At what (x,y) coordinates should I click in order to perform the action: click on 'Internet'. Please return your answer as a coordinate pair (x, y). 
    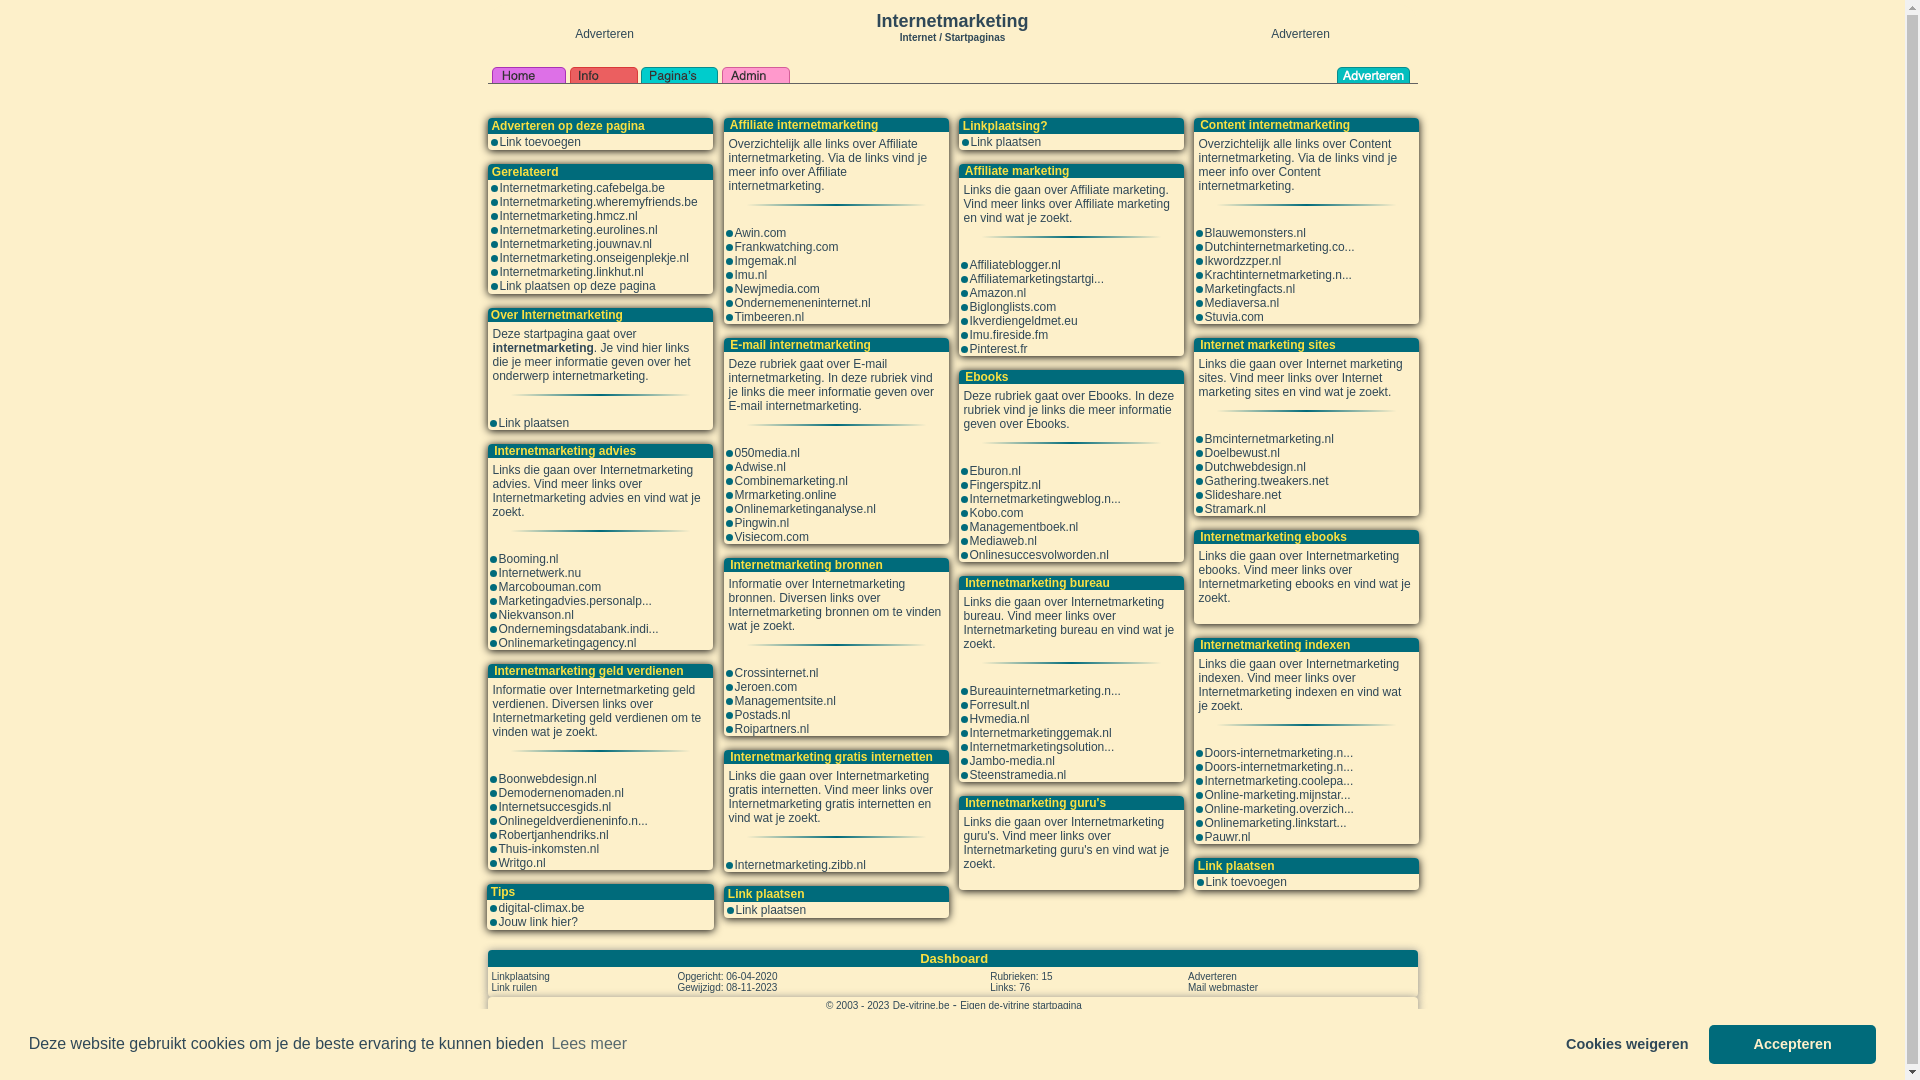
    Looking at the image, I should click on (899, 34).